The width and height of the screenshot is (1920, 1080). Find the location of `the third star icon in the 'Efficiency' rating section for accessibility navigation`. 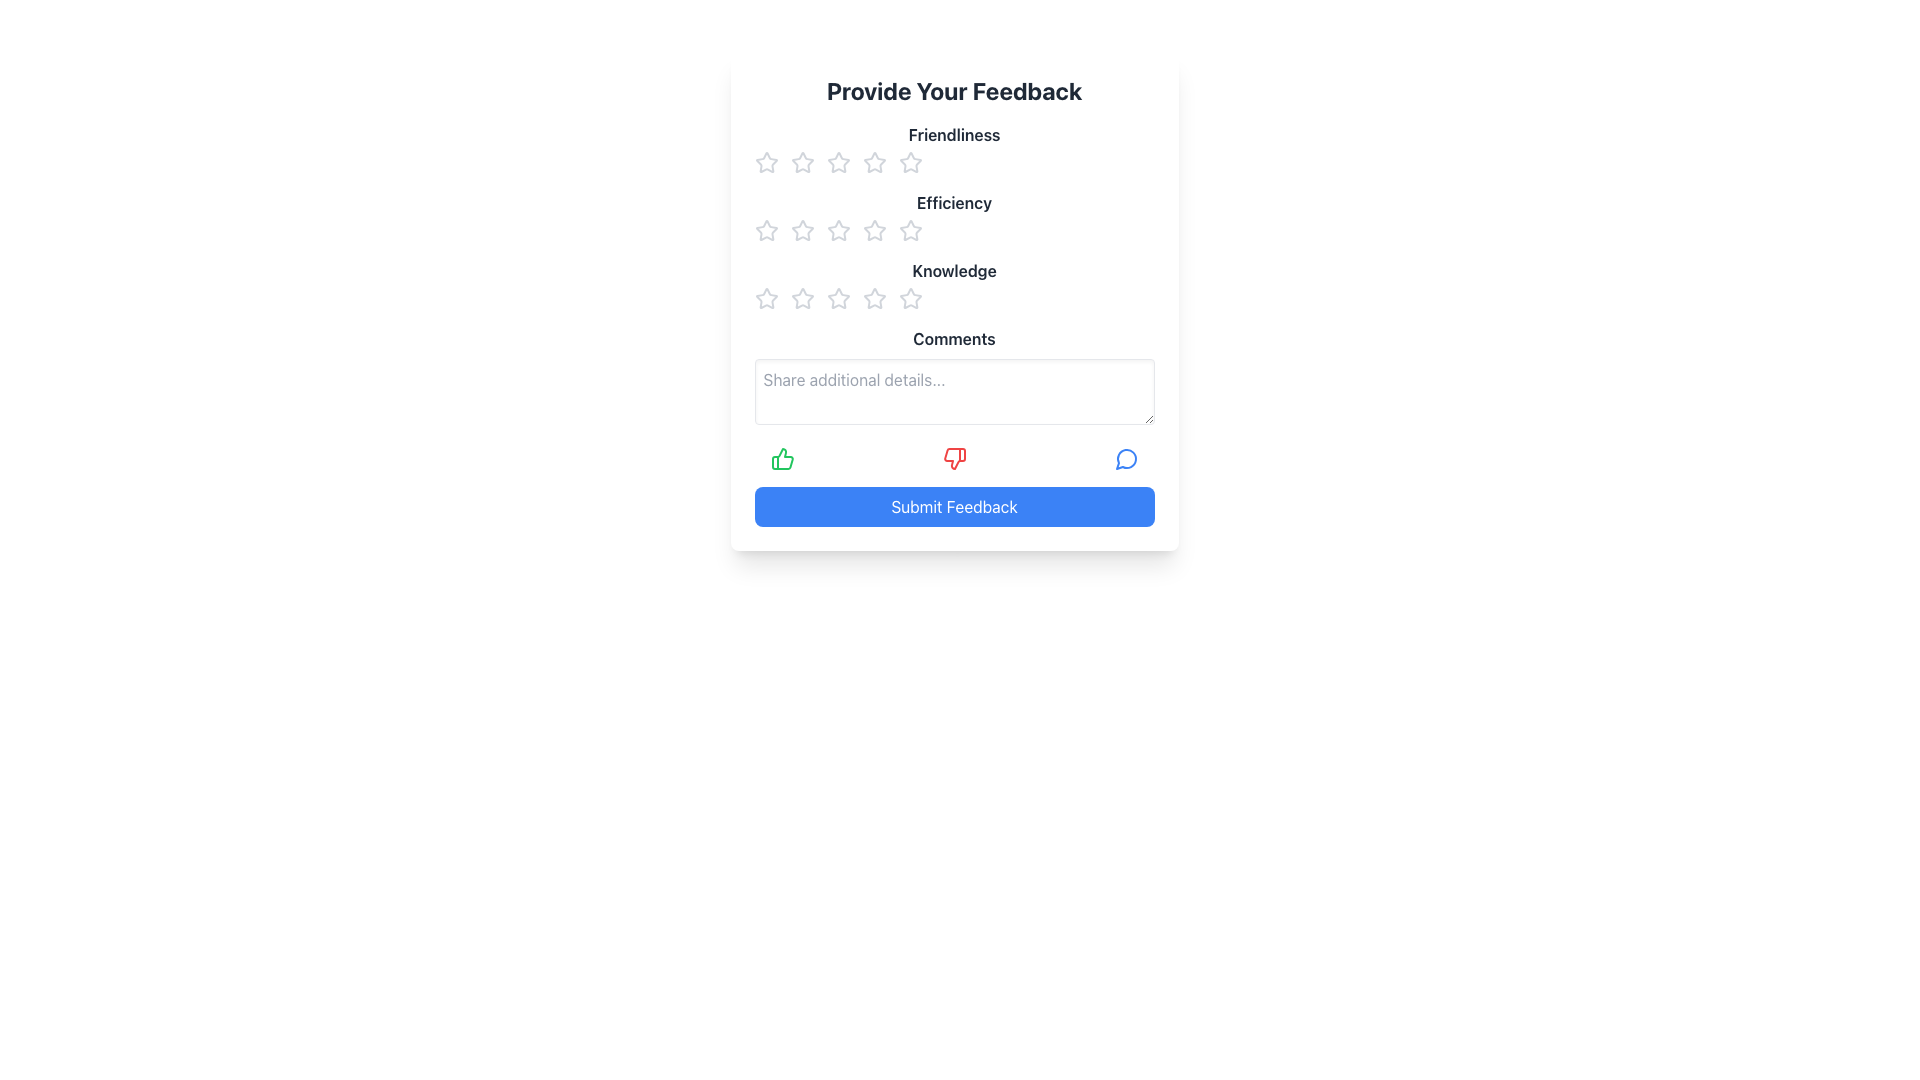

the third star icon in the 'Efficiency' rating section for accessibility navigation is located at coordinates (802, 229).